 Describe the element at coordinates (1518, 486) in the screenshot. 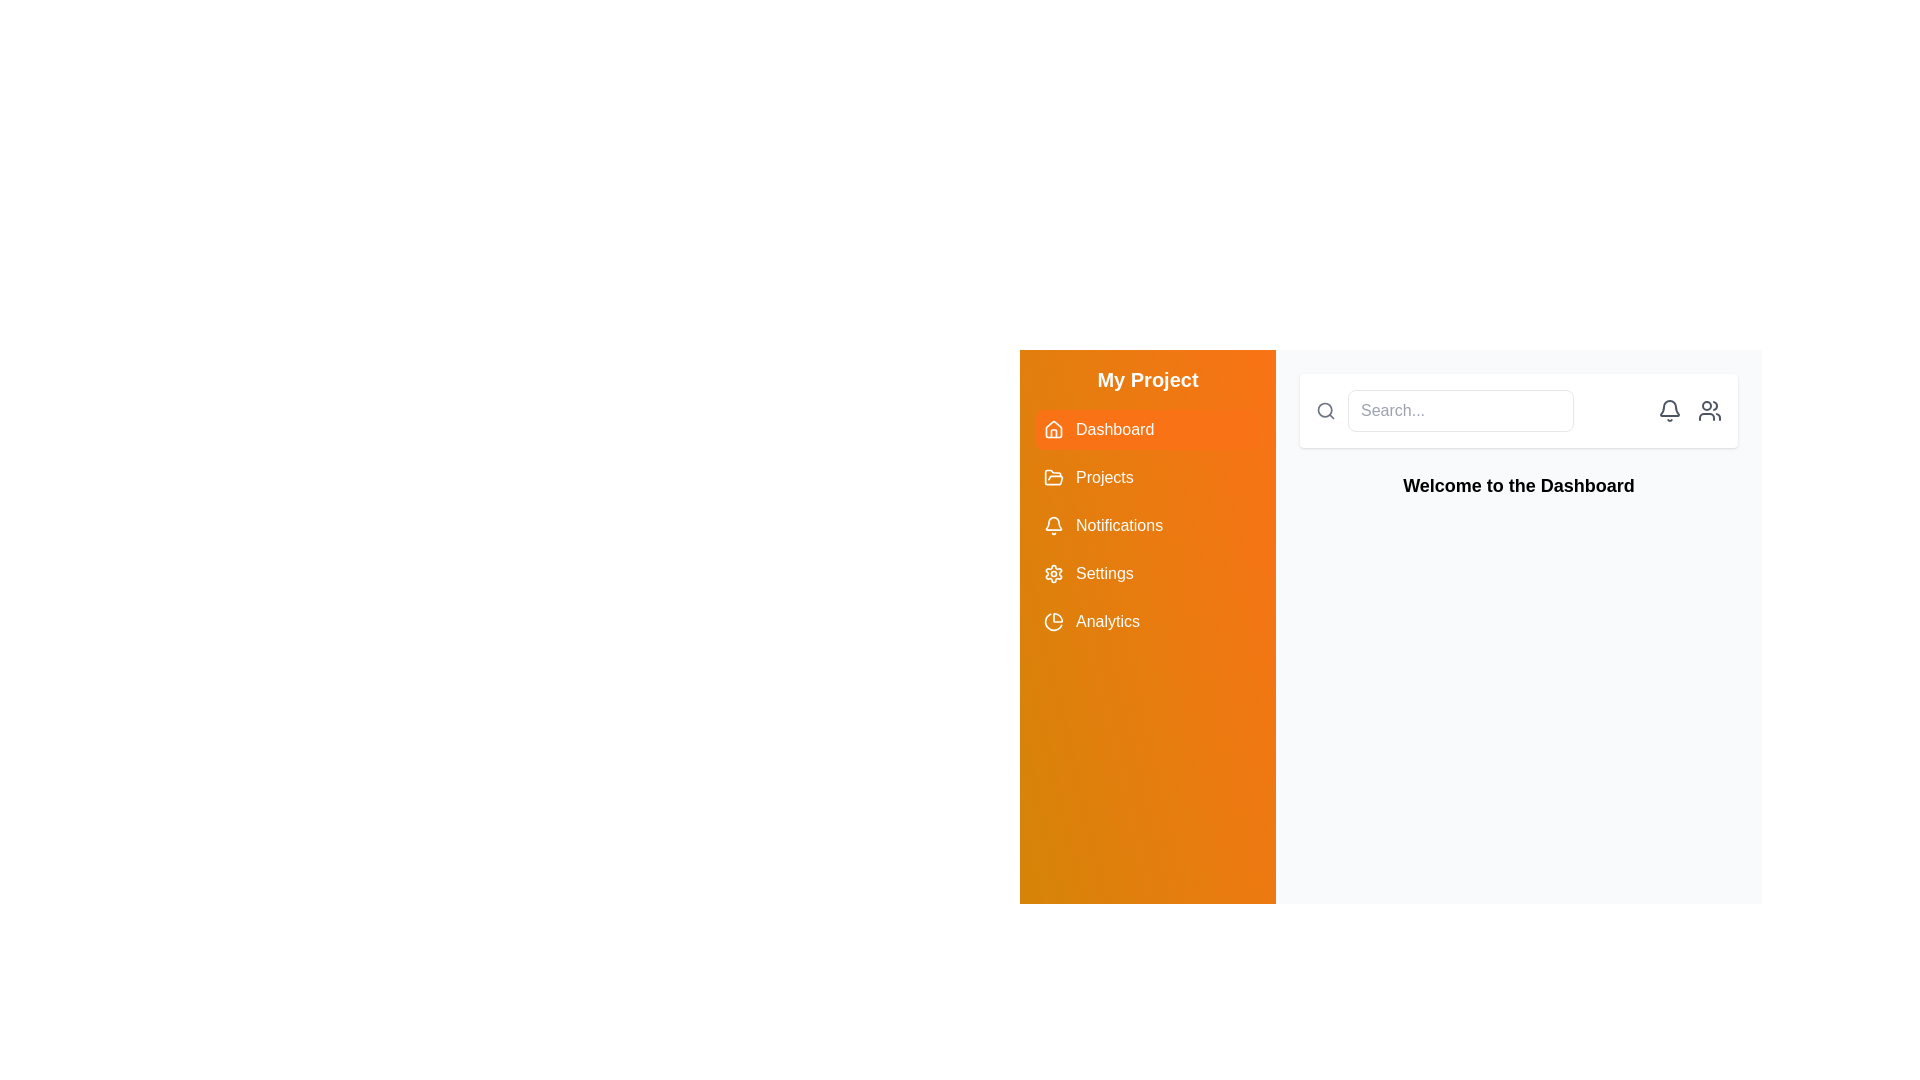

I see `the text label displaying 'Welcome to the Dashboard', which is centrally aligned and prominently positioned below the header area` at that location.